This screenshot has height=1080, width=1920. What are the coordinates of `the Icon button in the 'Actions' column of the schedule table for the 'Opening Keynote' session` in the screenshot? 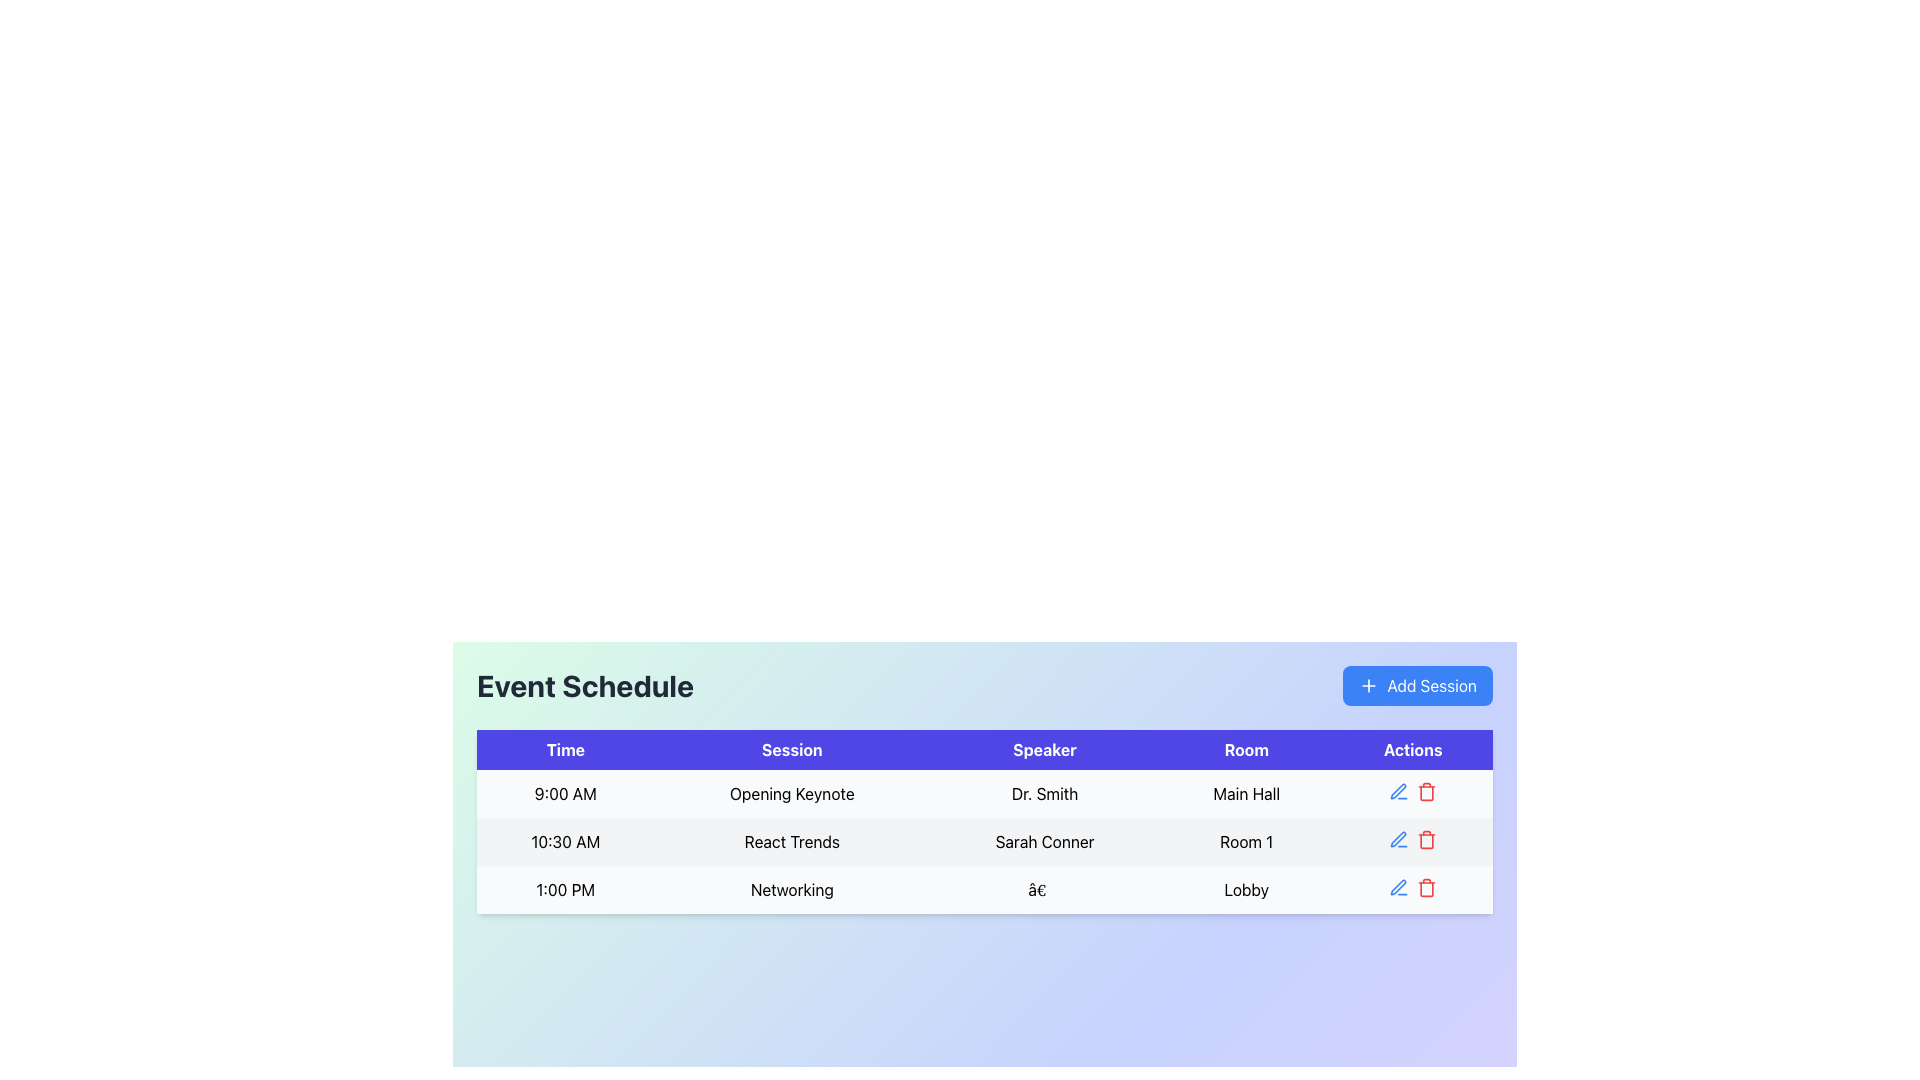 It's located at (1398, 790).